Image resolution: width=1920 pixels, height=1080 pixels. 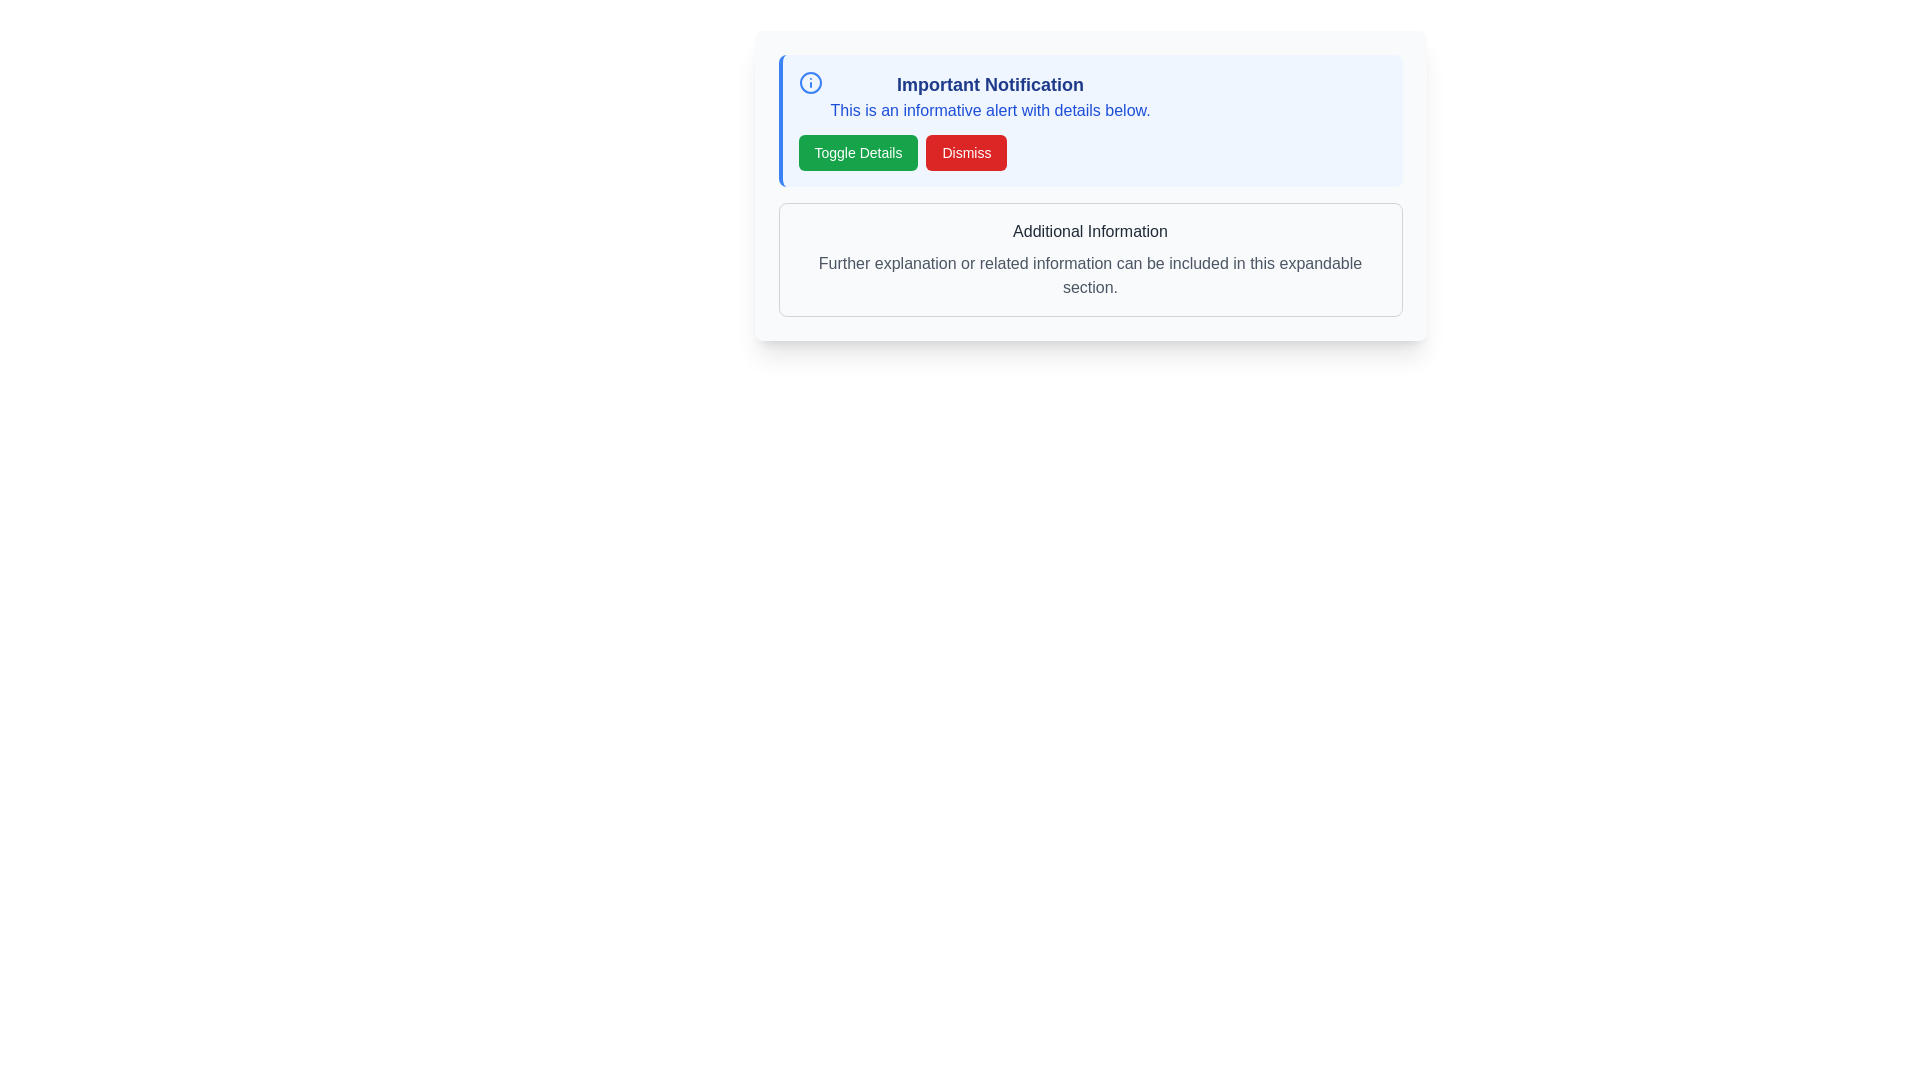 What do you see at coordinates (966, 152) in the screenshot?
I see `the 'Dismiss' button` at bounding box center [966, 152].